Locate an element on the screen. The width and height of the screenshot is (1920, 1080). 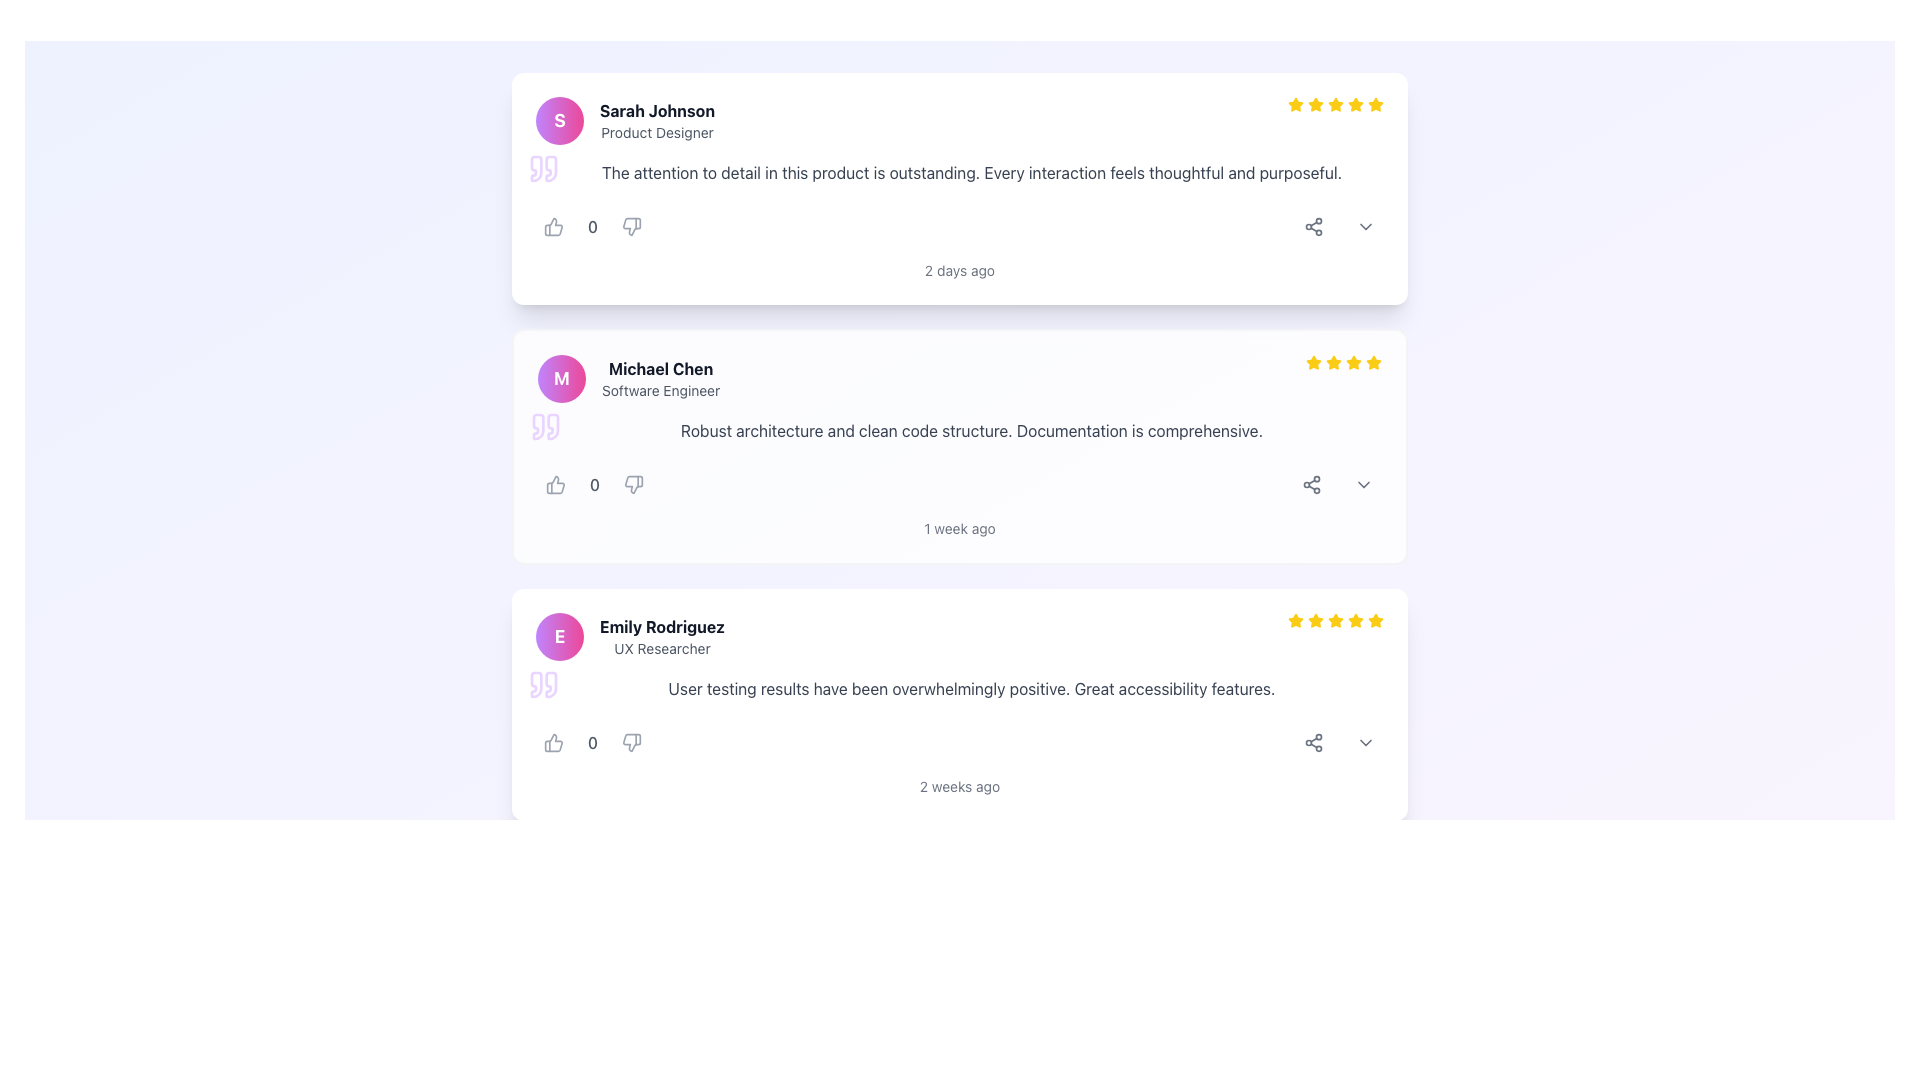
the negative feedback button located on the right side of a counter displaying '0', which is the second button in the interactive feedback interface is located at coordinates (631, 226).